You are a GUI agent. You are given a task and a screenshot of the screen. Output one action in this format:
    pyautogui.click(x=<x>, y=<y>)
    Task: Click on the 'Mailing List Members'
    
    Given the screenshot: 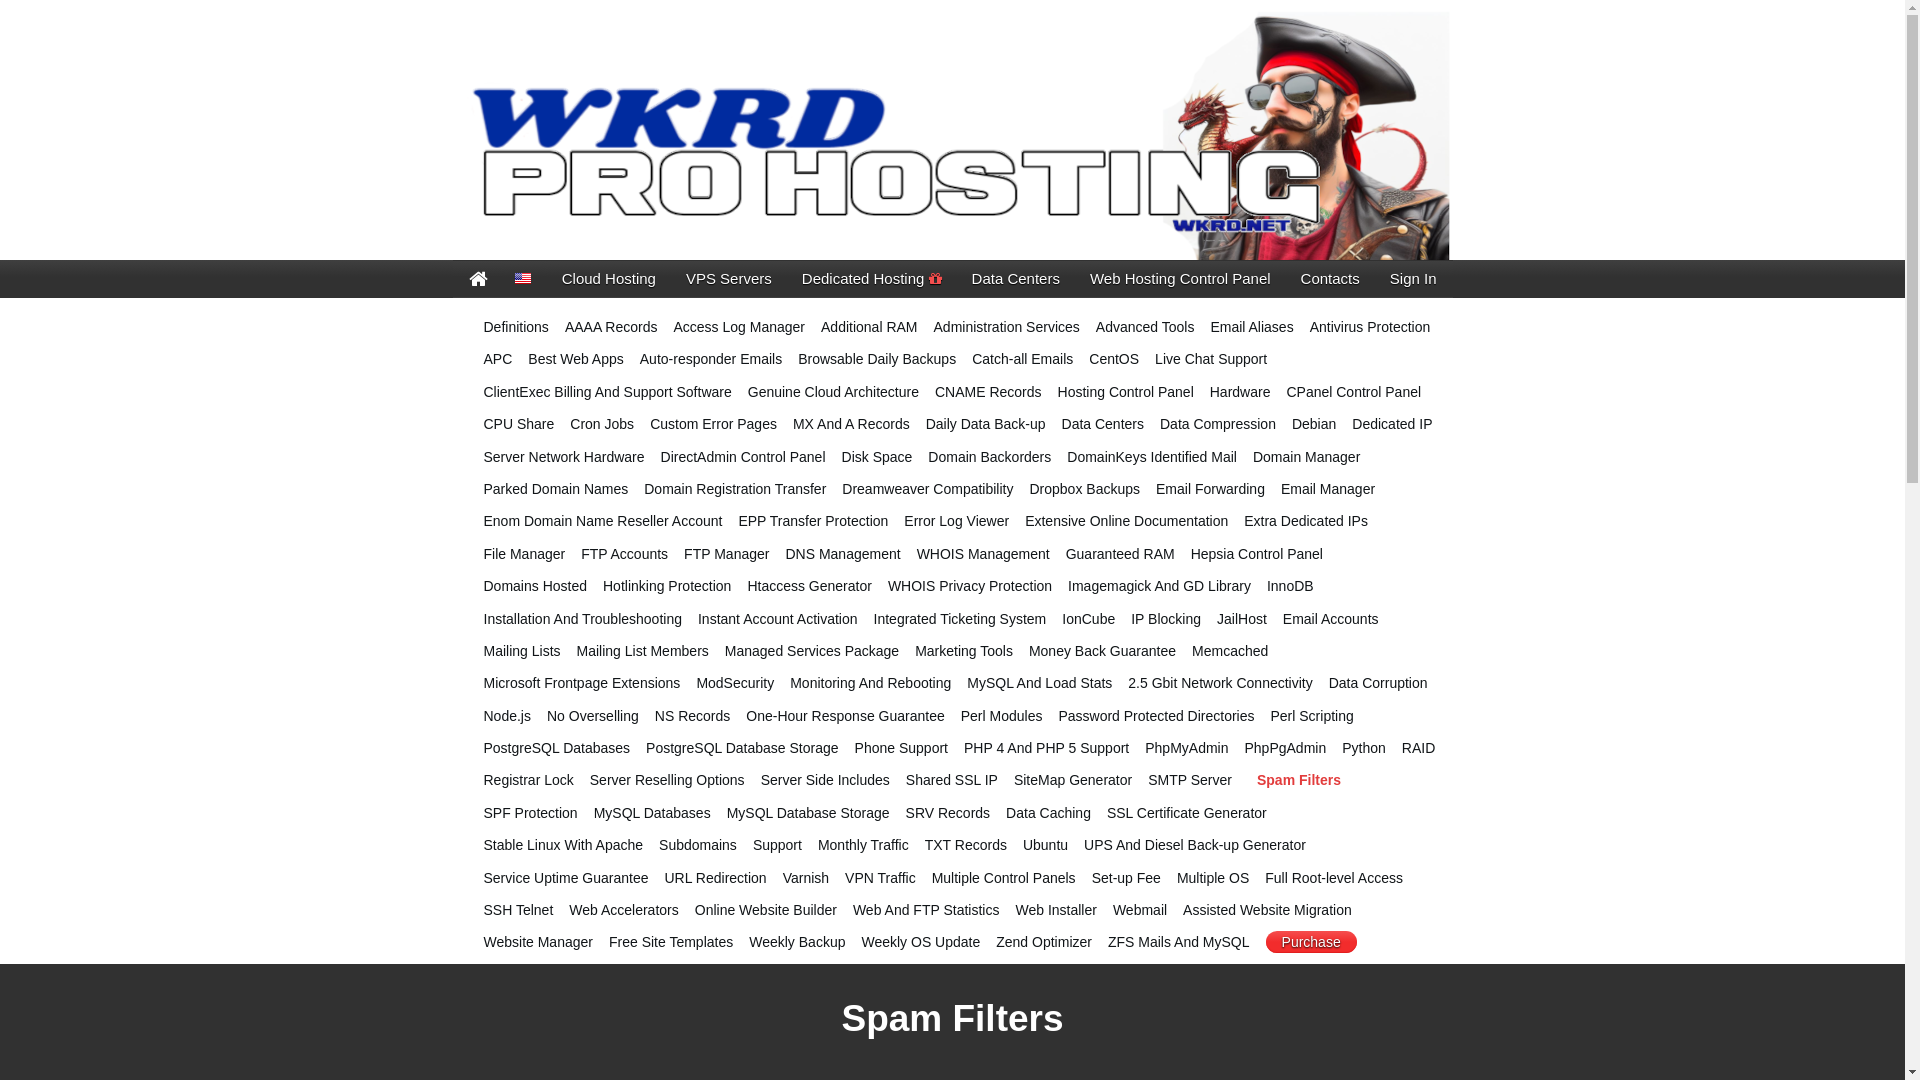 What is the action you would take?
    pyautogui.click(x=643, y=651)
    